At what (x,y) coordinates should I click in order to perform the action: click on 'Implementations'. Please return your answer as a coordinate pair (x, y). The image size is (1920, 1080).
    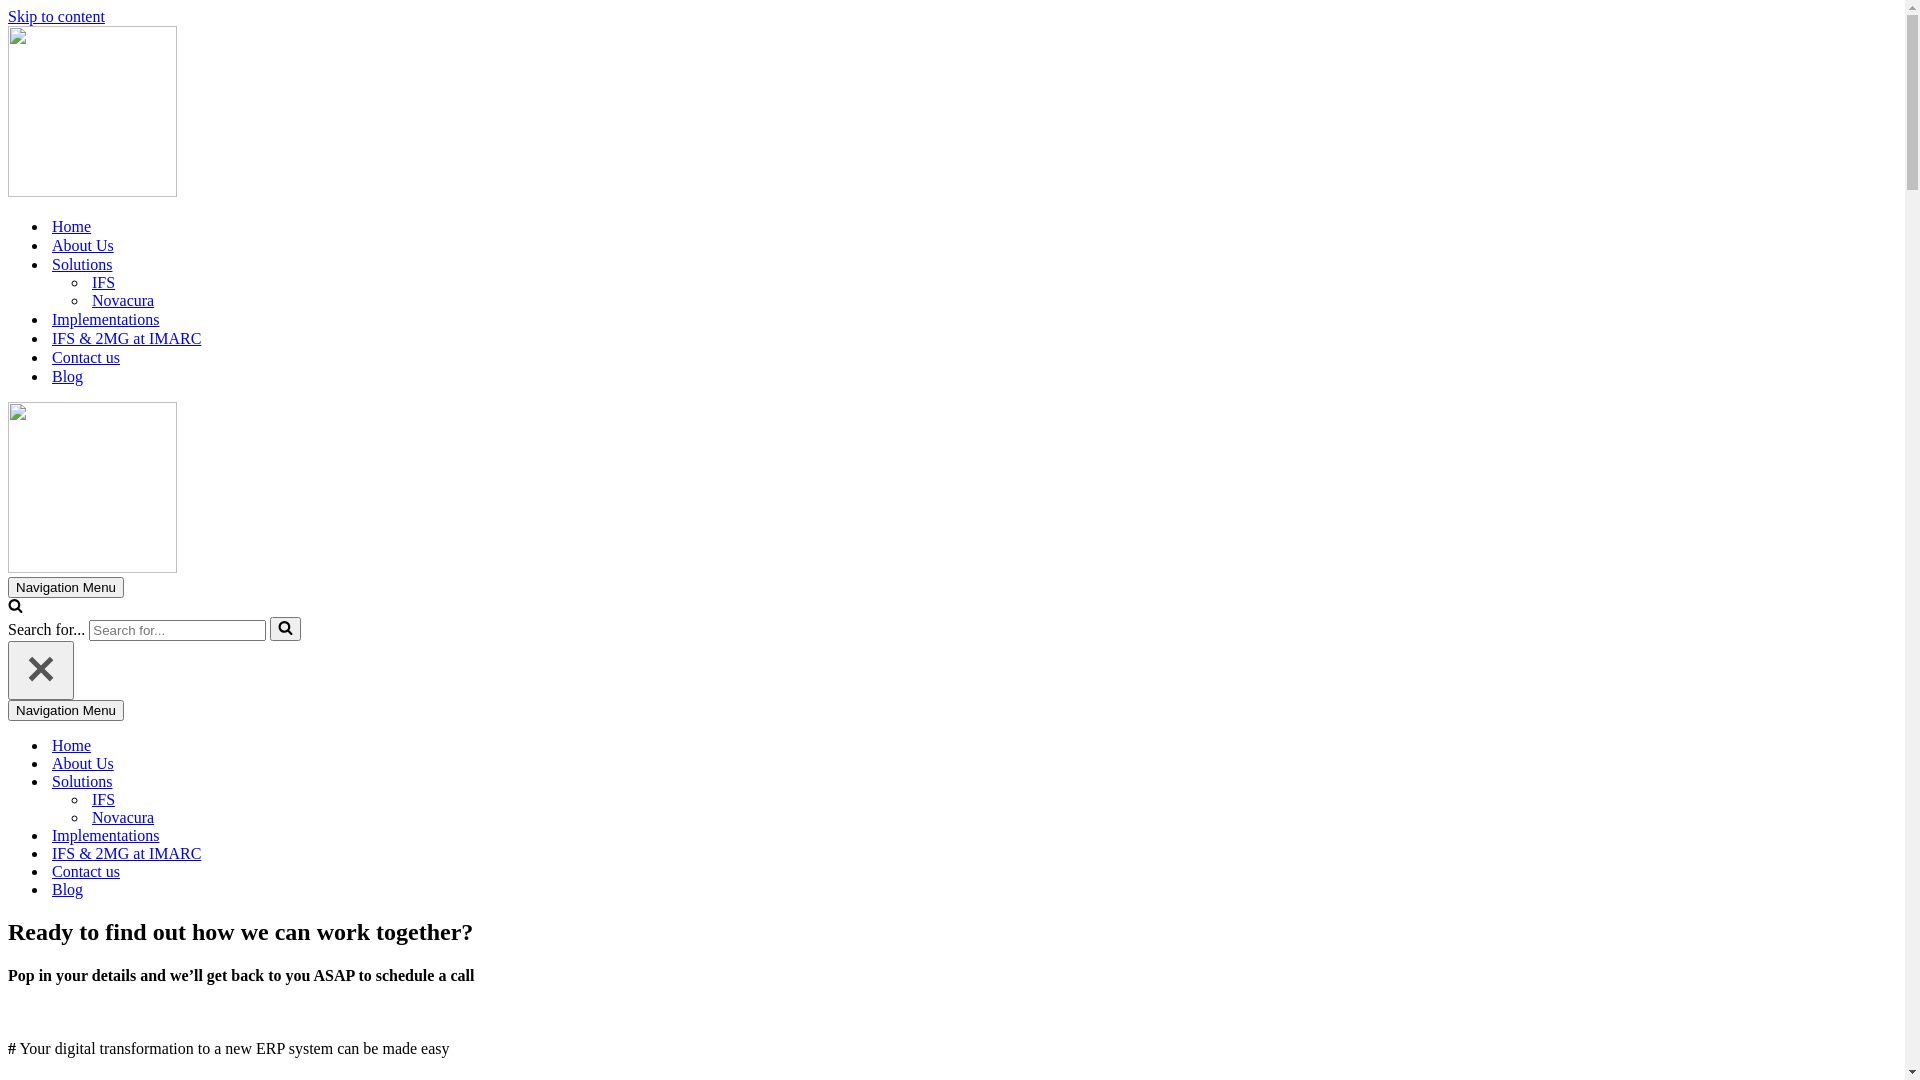
    Looking at the image, I should click on (104, 318).